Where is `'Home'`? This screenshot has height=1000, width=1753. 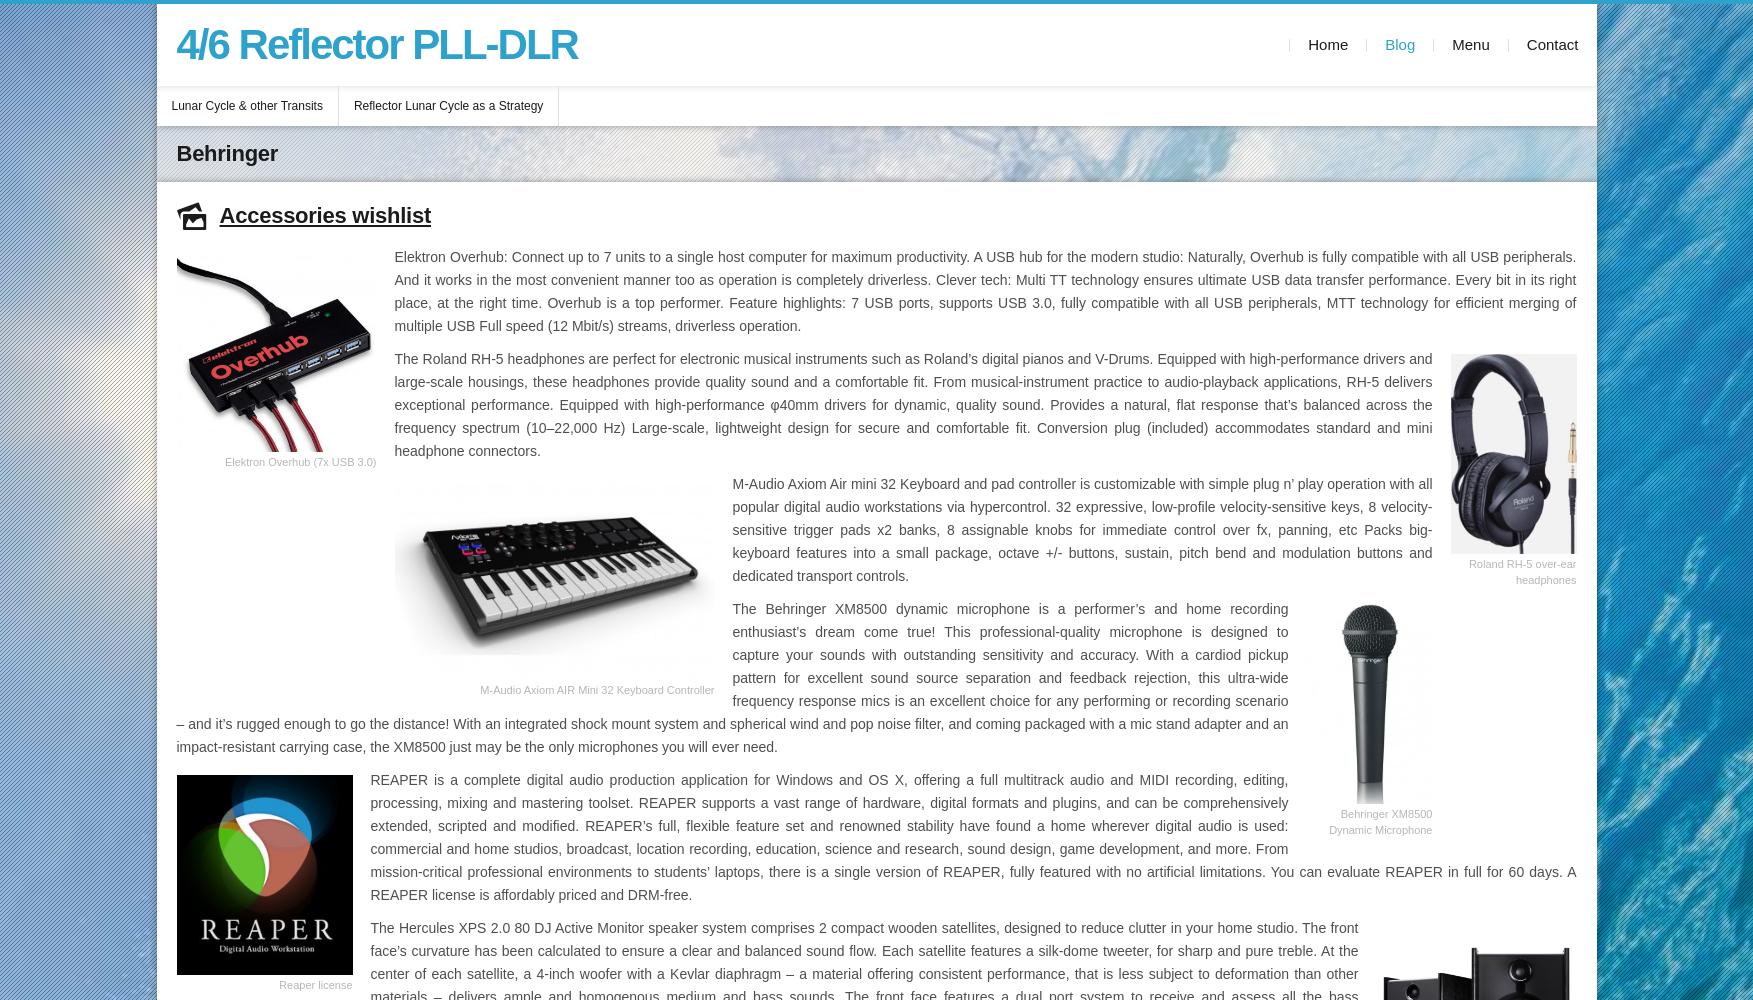 'Home' is located at coordinates (1328, 44).